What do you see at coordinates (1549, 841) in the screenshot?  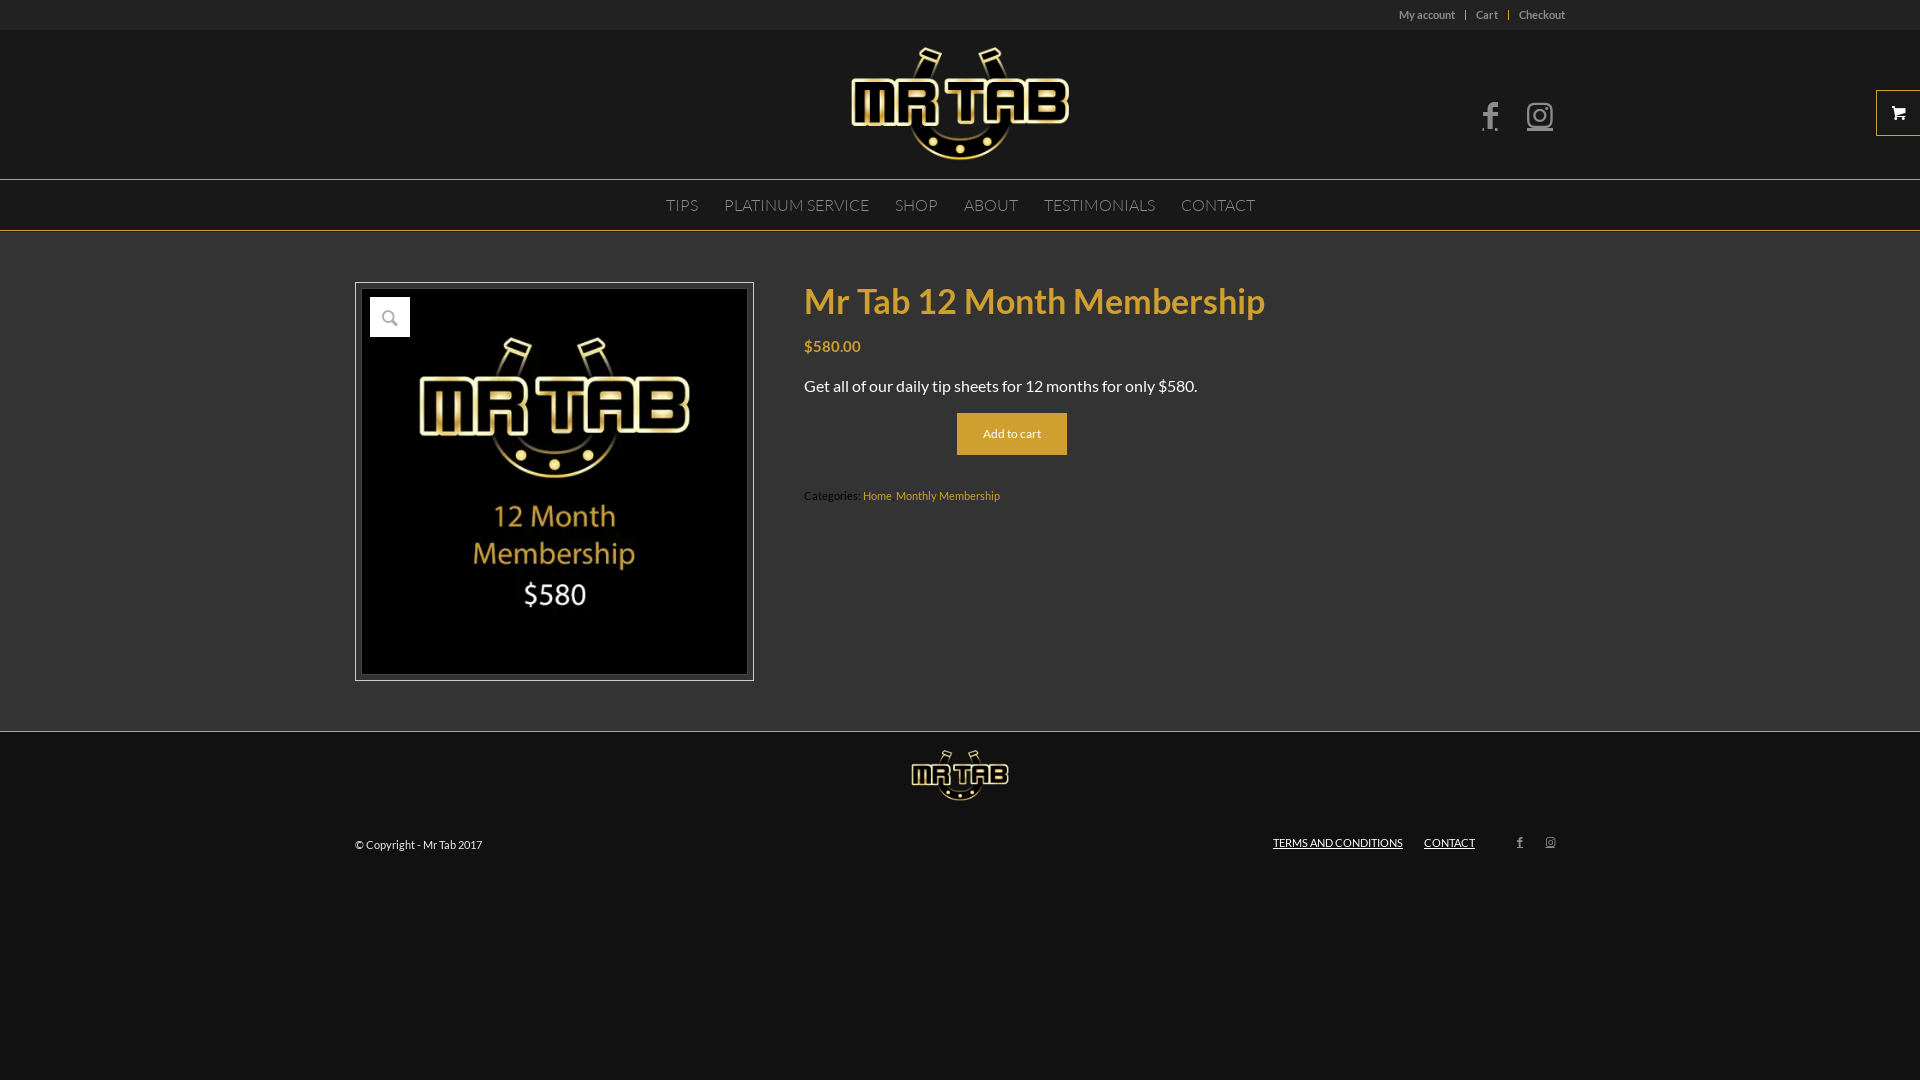 I see `'Instagram'` at bounding box center [1549, 841].